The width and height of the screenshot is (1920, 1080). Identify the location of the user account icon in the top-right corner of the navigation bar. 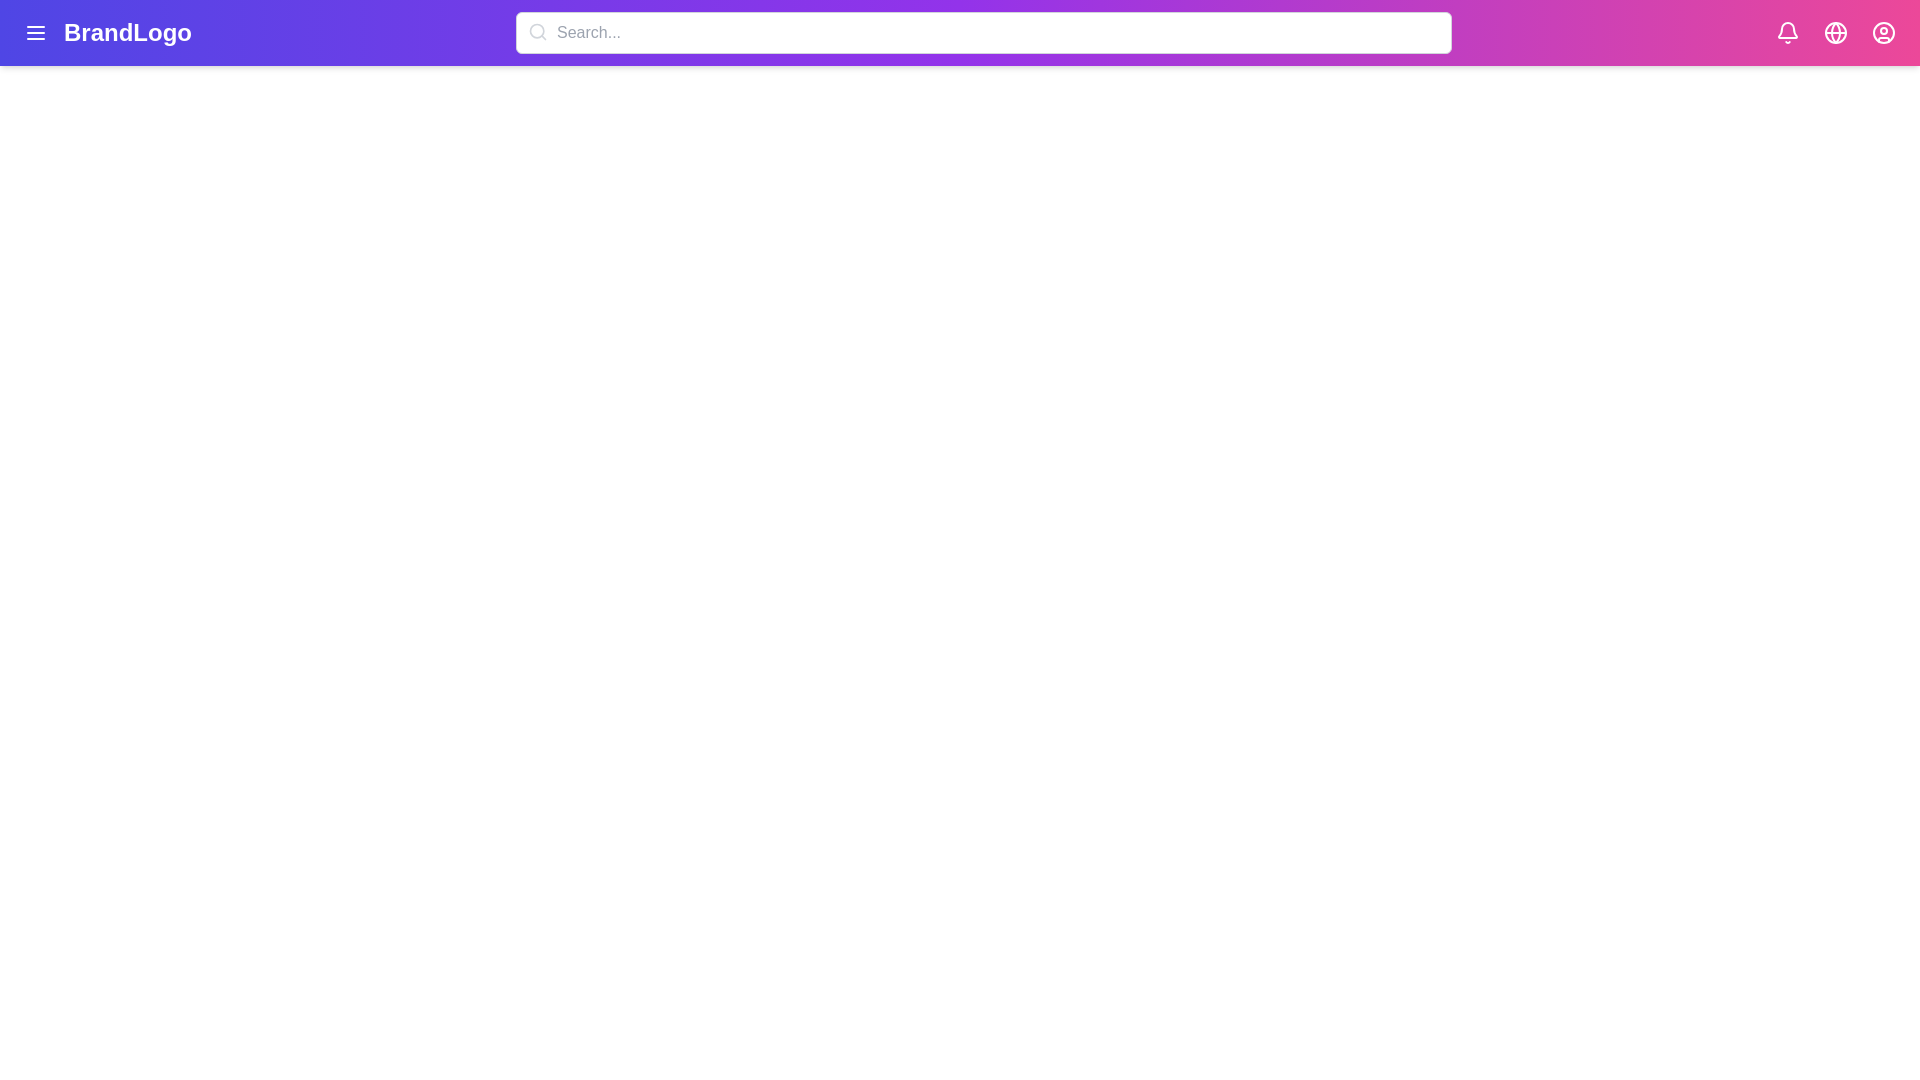
(1882, 33).